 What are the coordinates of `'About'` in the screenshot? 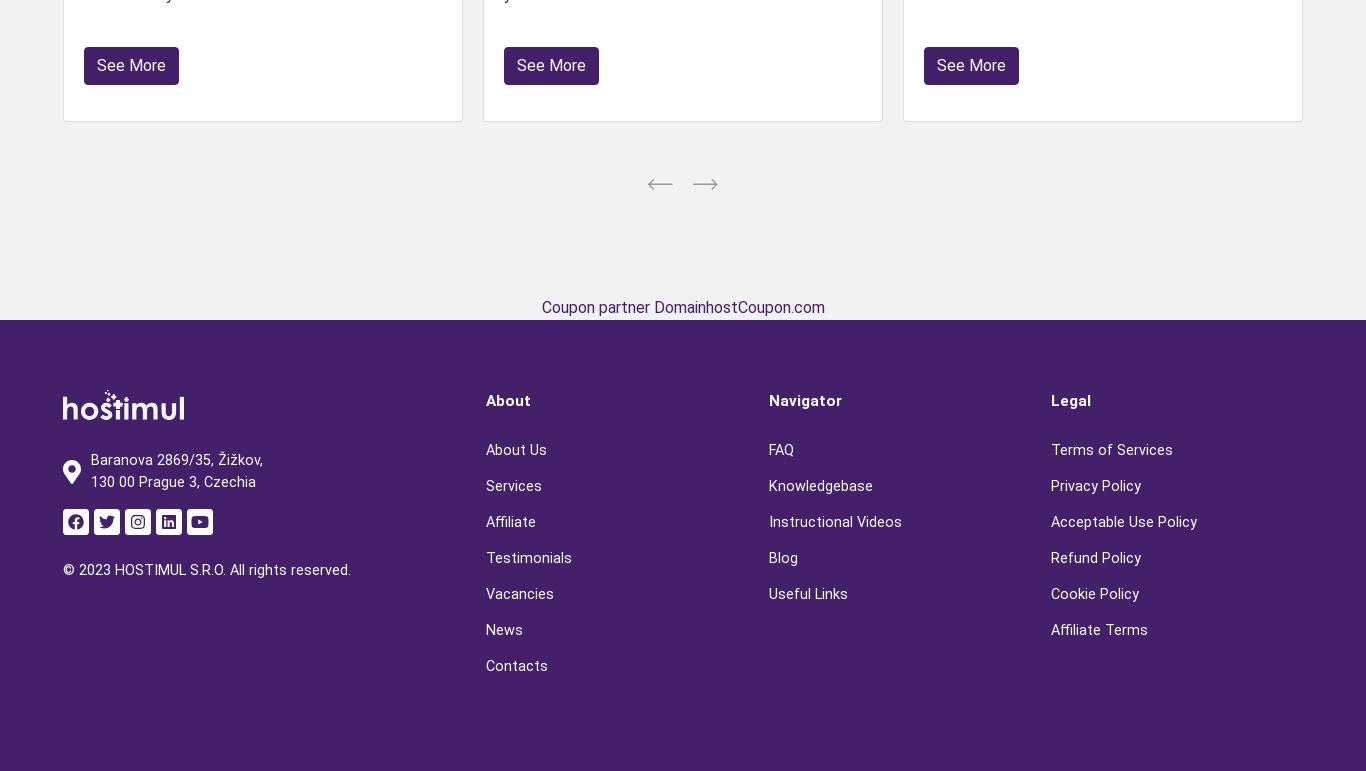 It's located at (508, 399).